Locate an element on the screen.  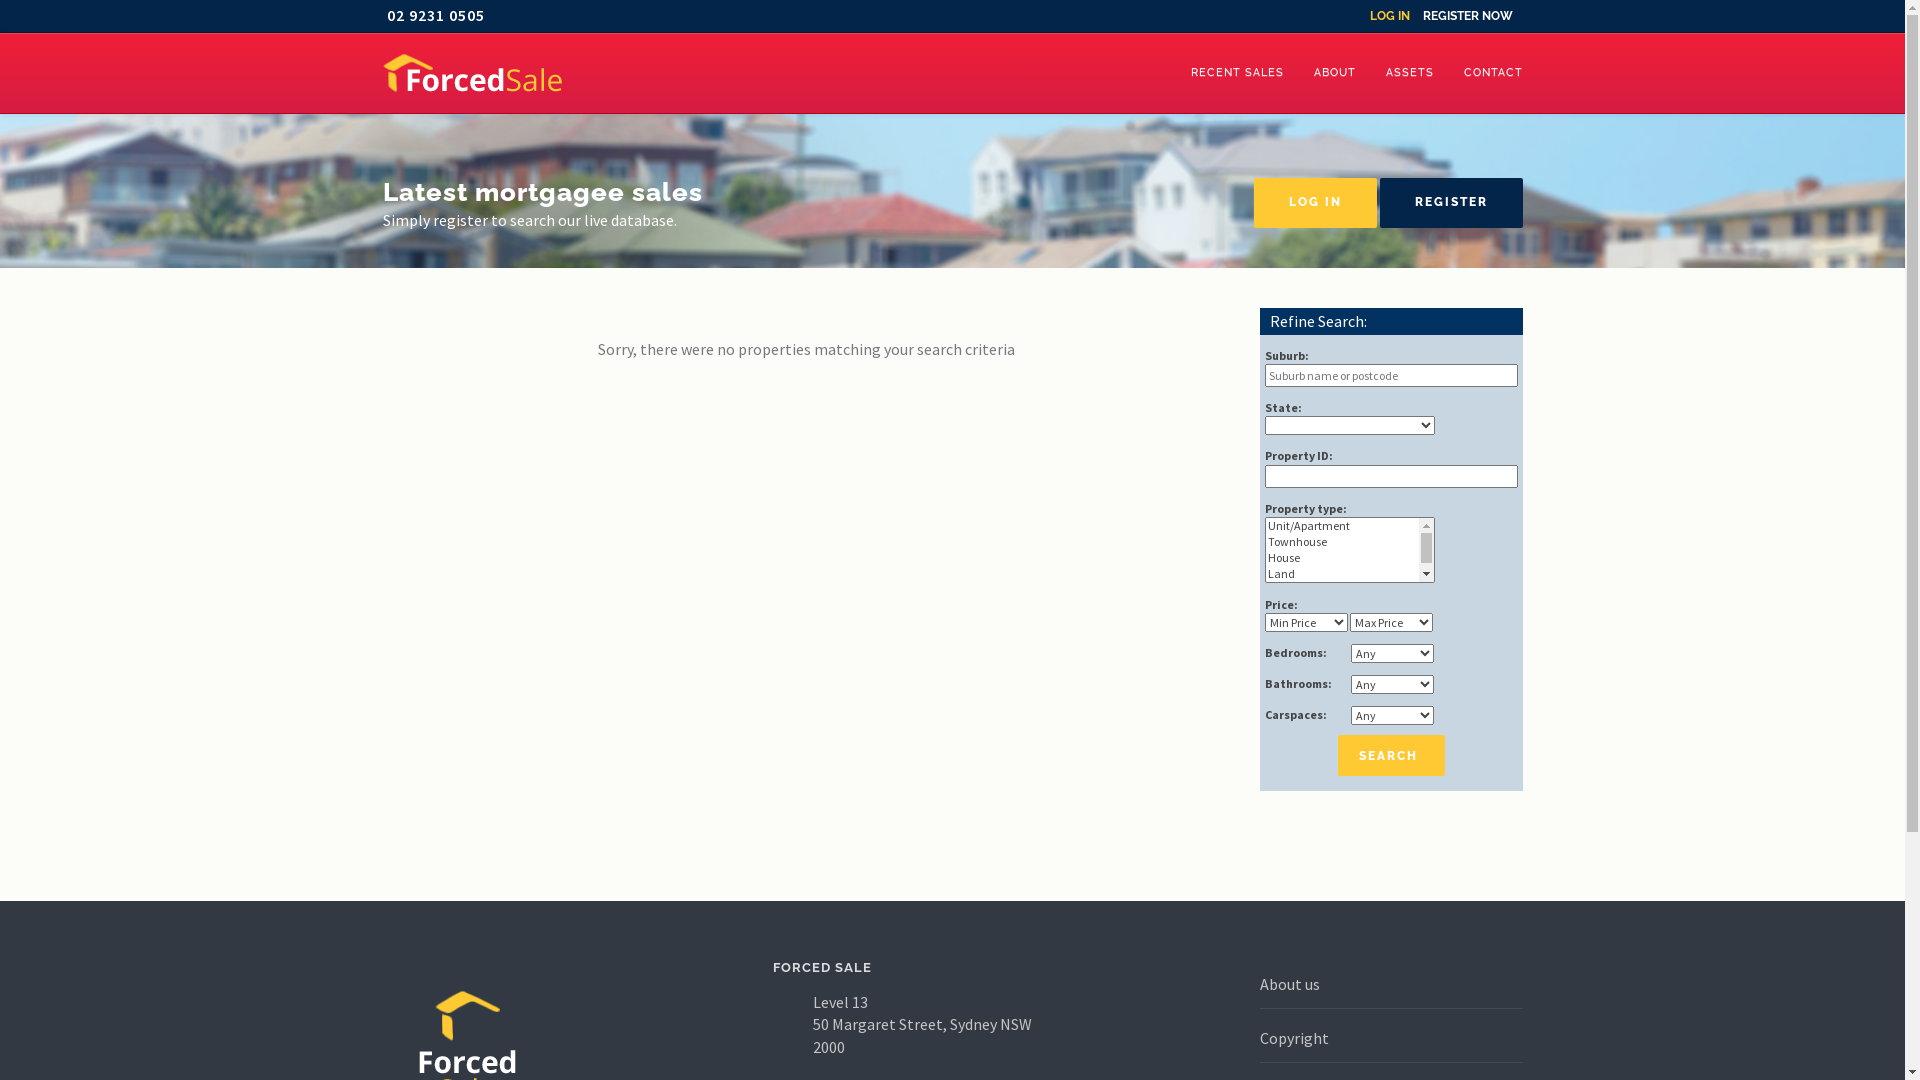
'REGISTER' is located at coordinates (1451, 203).